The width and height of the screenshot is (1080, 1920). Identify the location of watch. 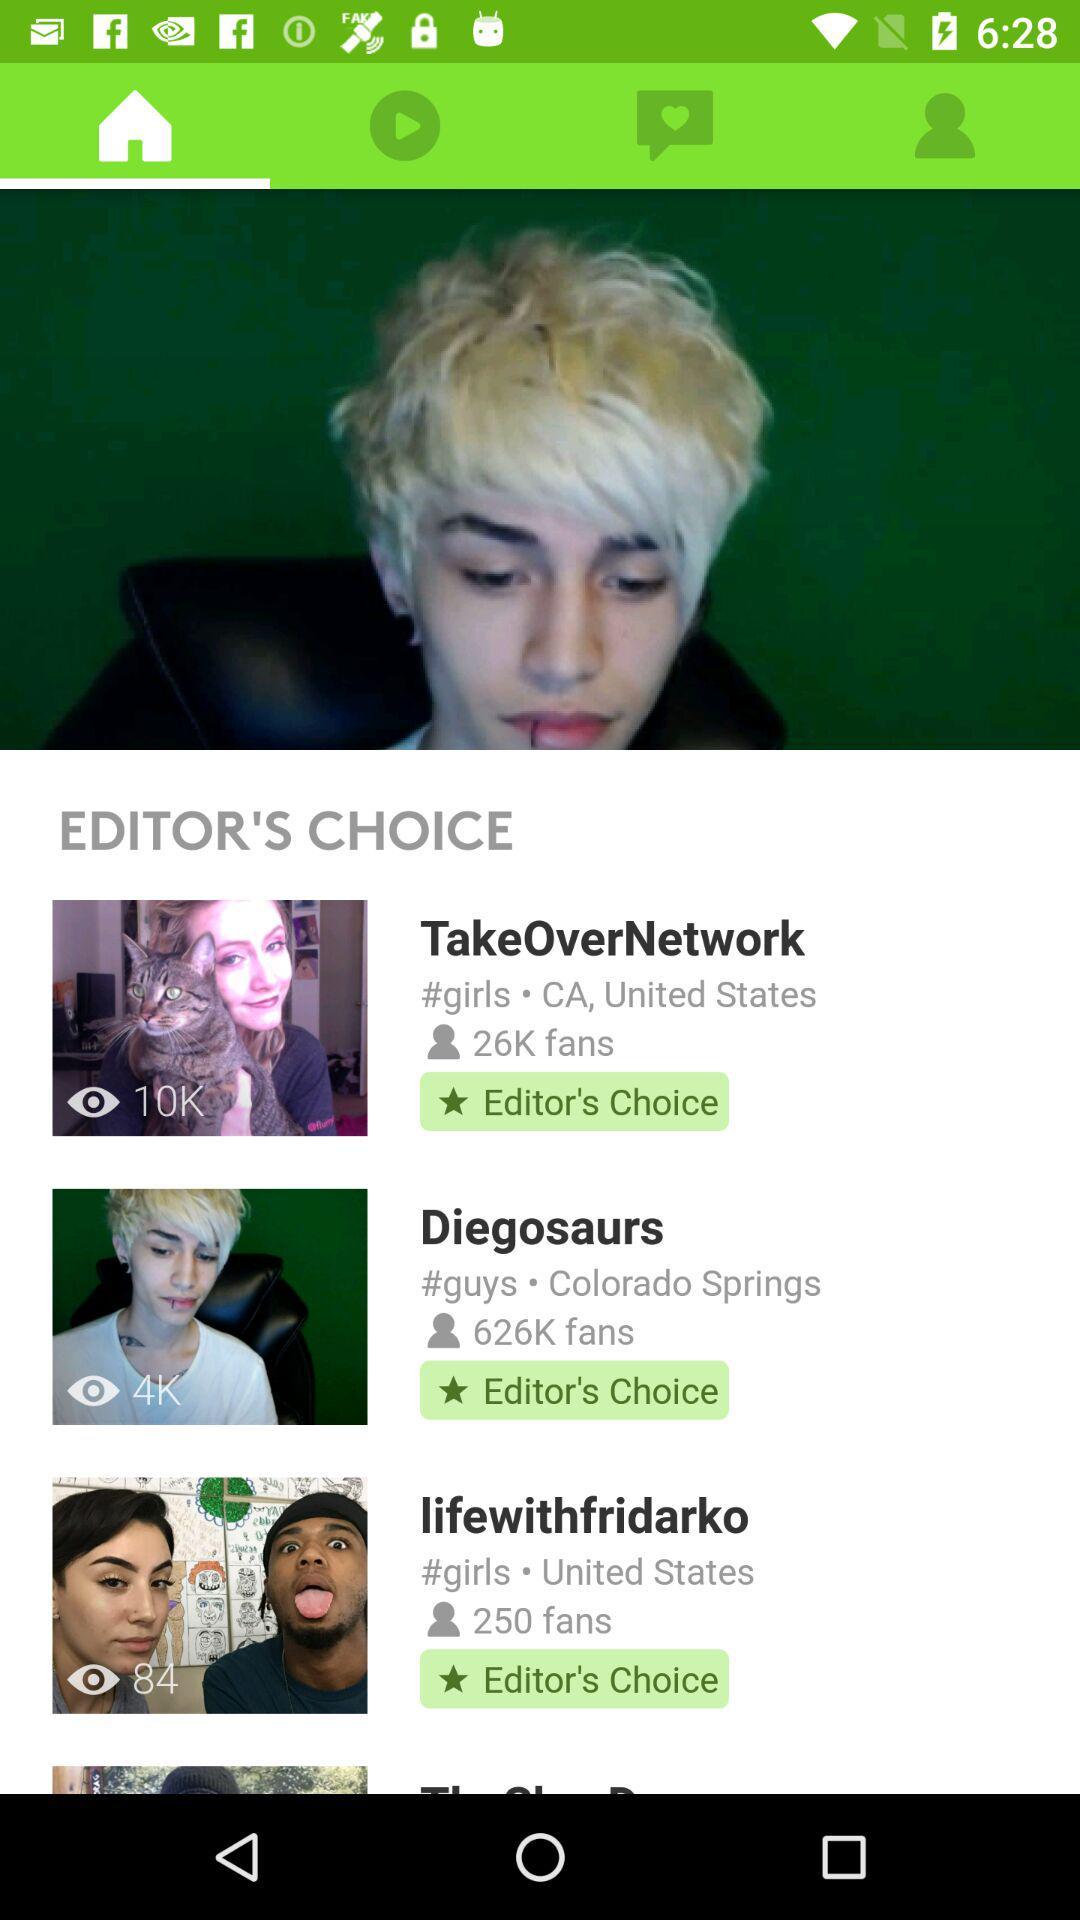
(540, 468).